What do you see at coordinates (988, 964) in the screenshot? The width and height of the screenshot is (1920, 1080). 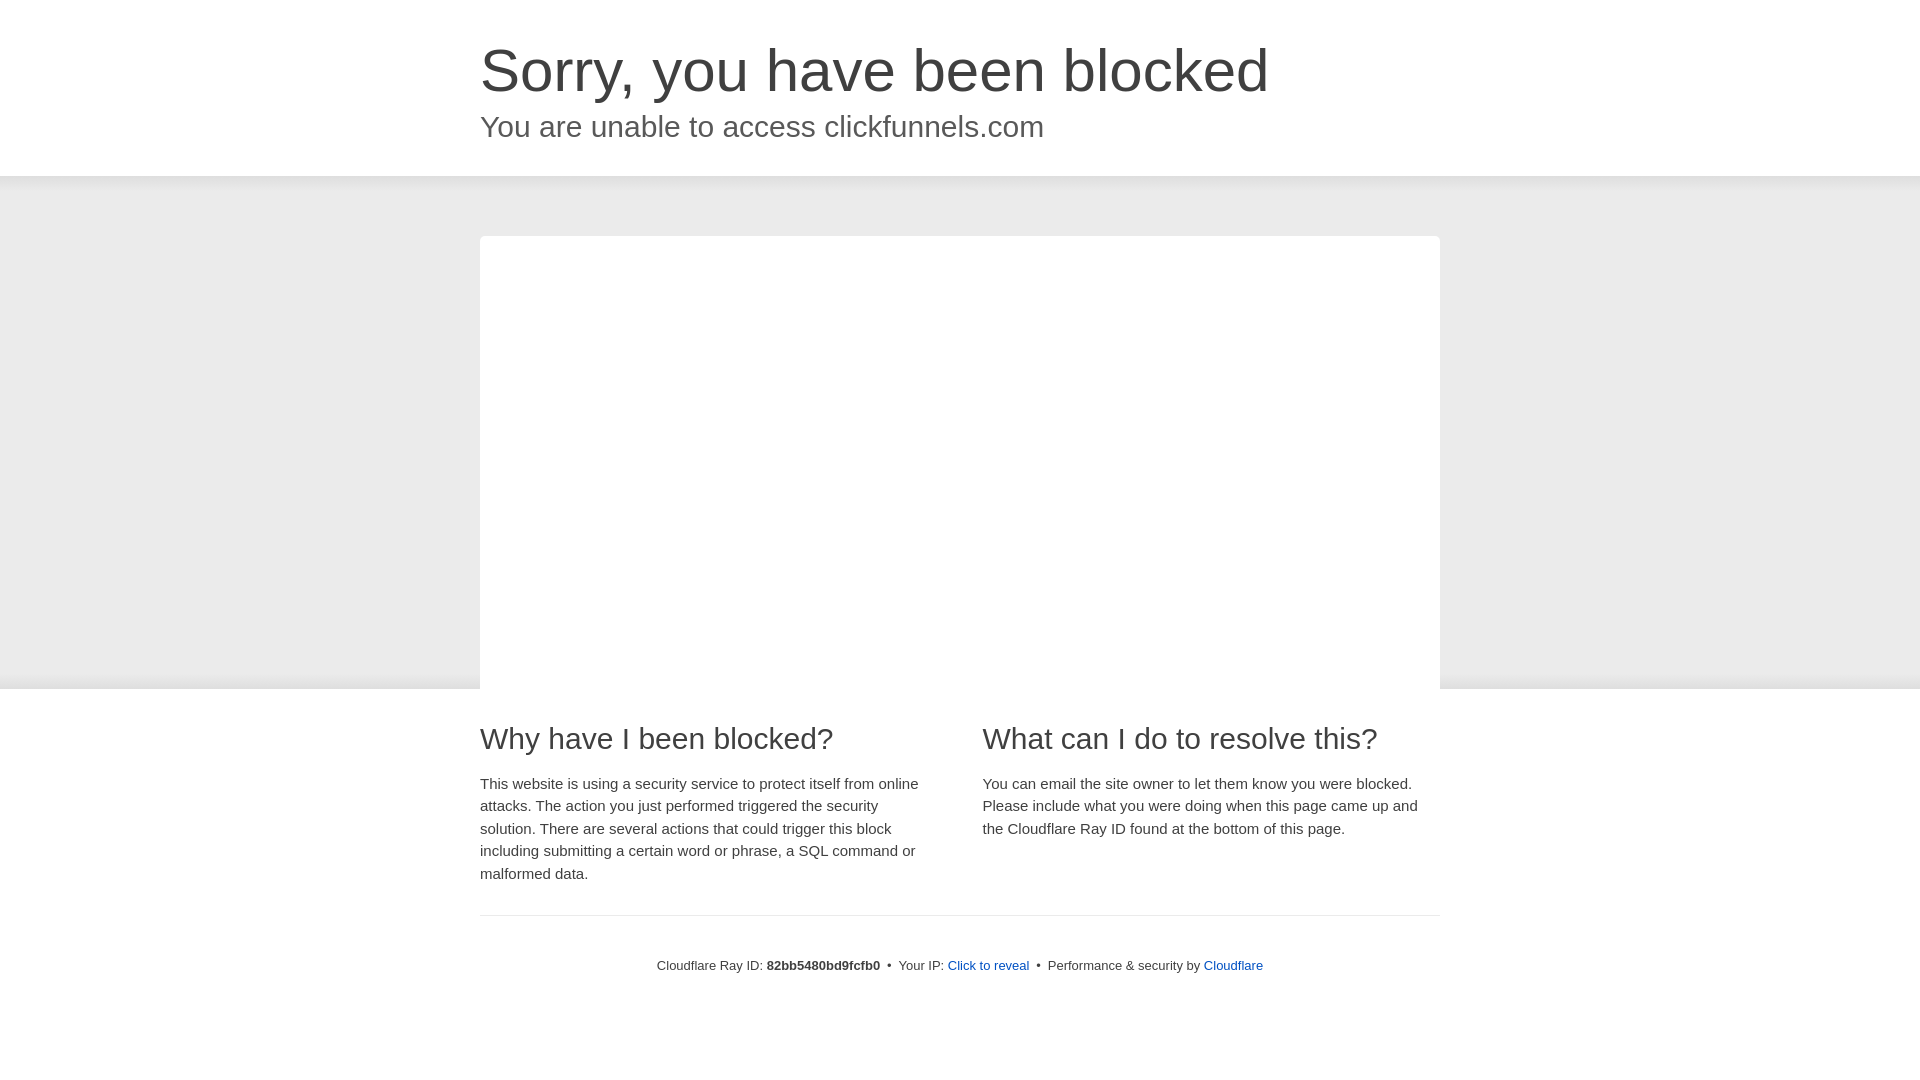 I see `'Click to reveal'` at bounding box center [988, 964].